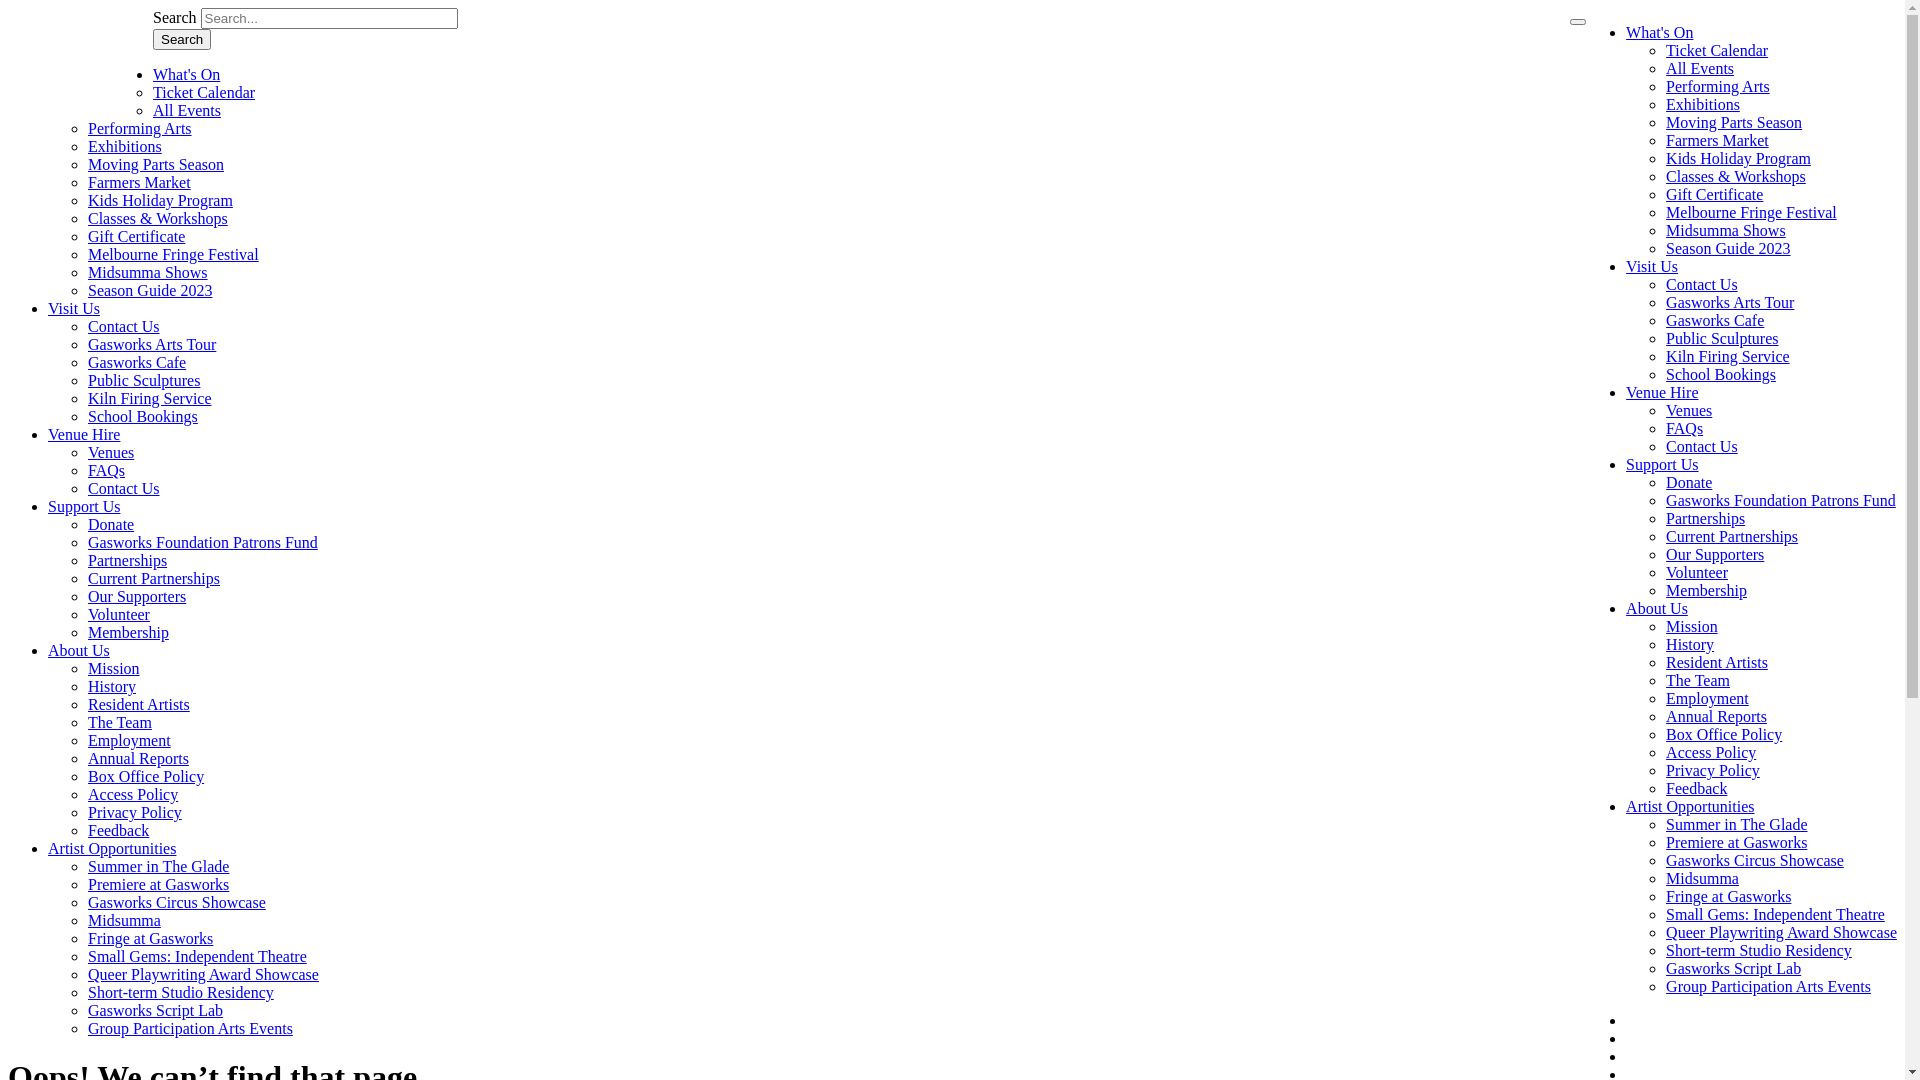  Describe the element at coordinates (132, 793) in the screenshot. I see `'Access Policy'` at that location.